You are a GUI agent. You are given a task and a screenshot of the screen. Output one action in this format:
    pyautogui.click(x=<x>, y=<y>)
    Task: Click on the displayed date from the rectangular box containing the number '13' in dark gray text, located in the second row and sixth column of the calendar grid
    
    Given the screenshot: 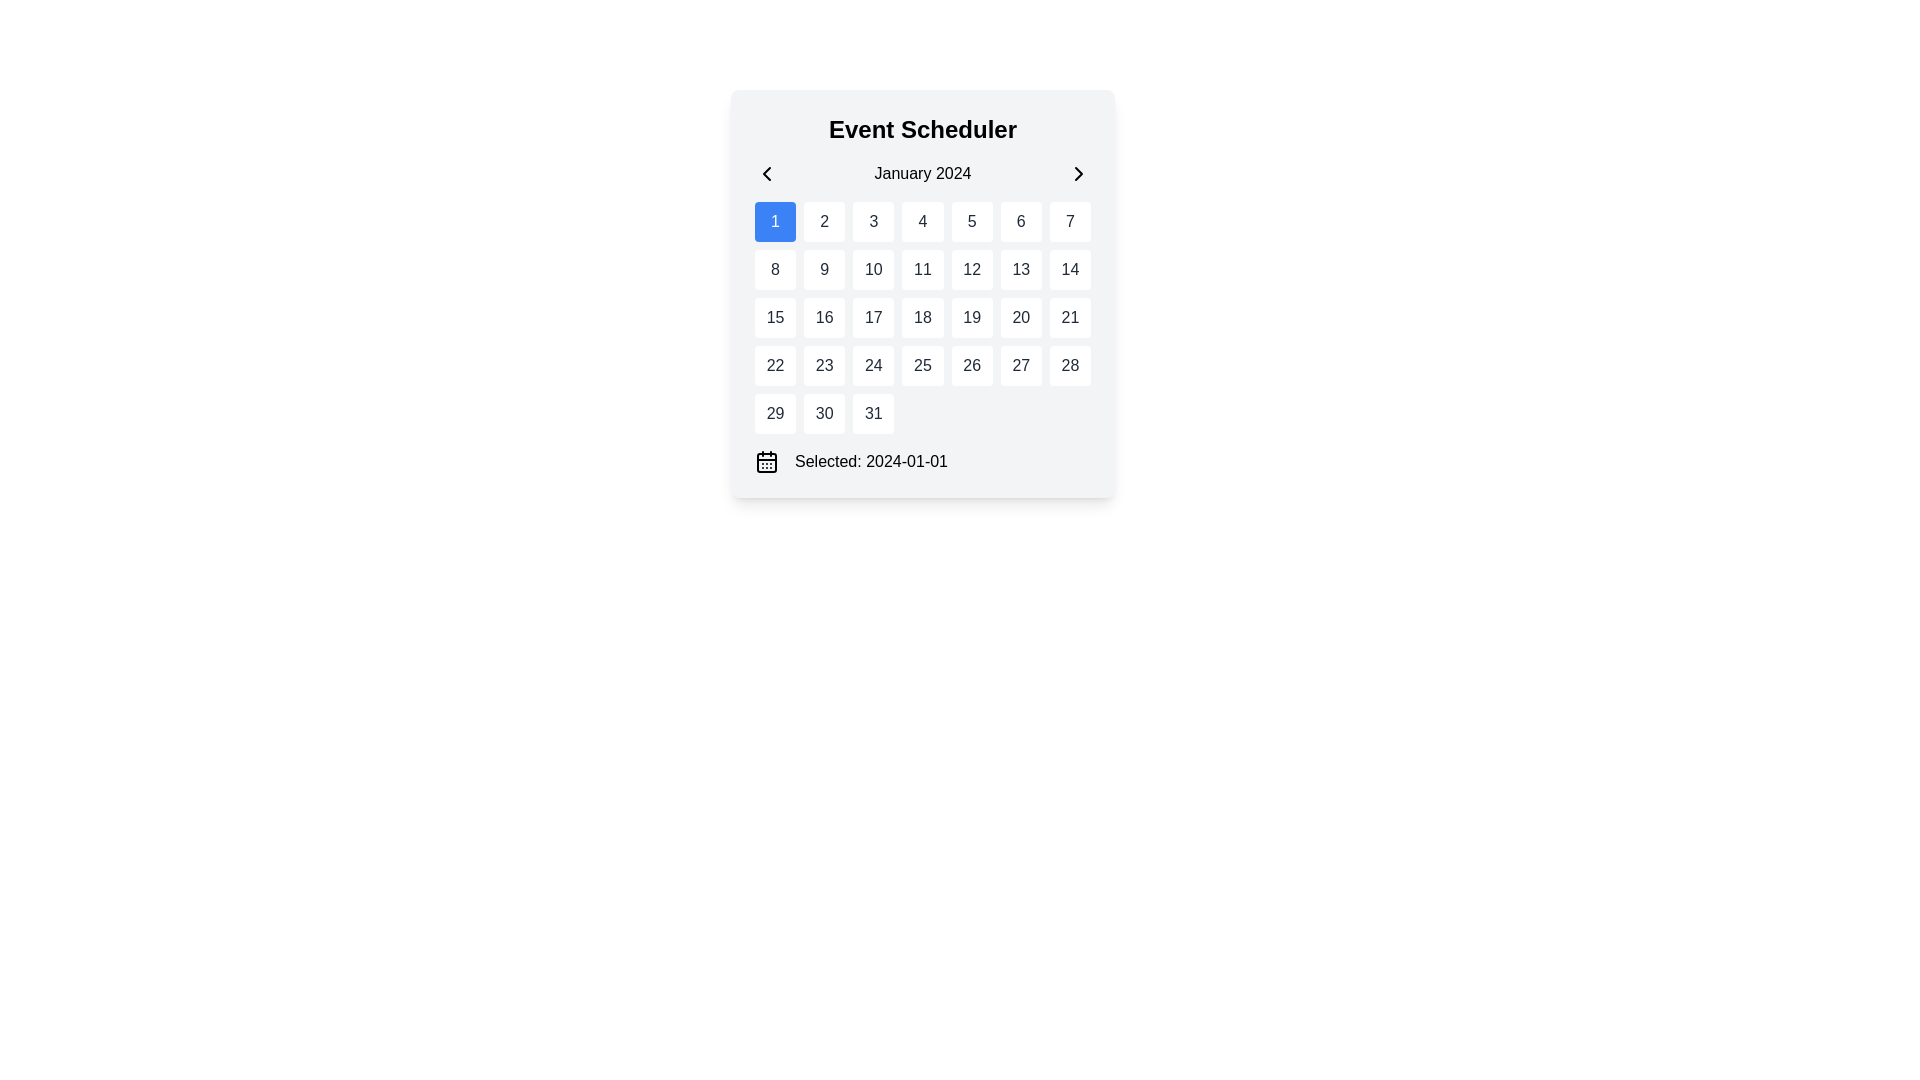 What is the action you would take?
    pyautogui.click(x=1021, y=270)
    